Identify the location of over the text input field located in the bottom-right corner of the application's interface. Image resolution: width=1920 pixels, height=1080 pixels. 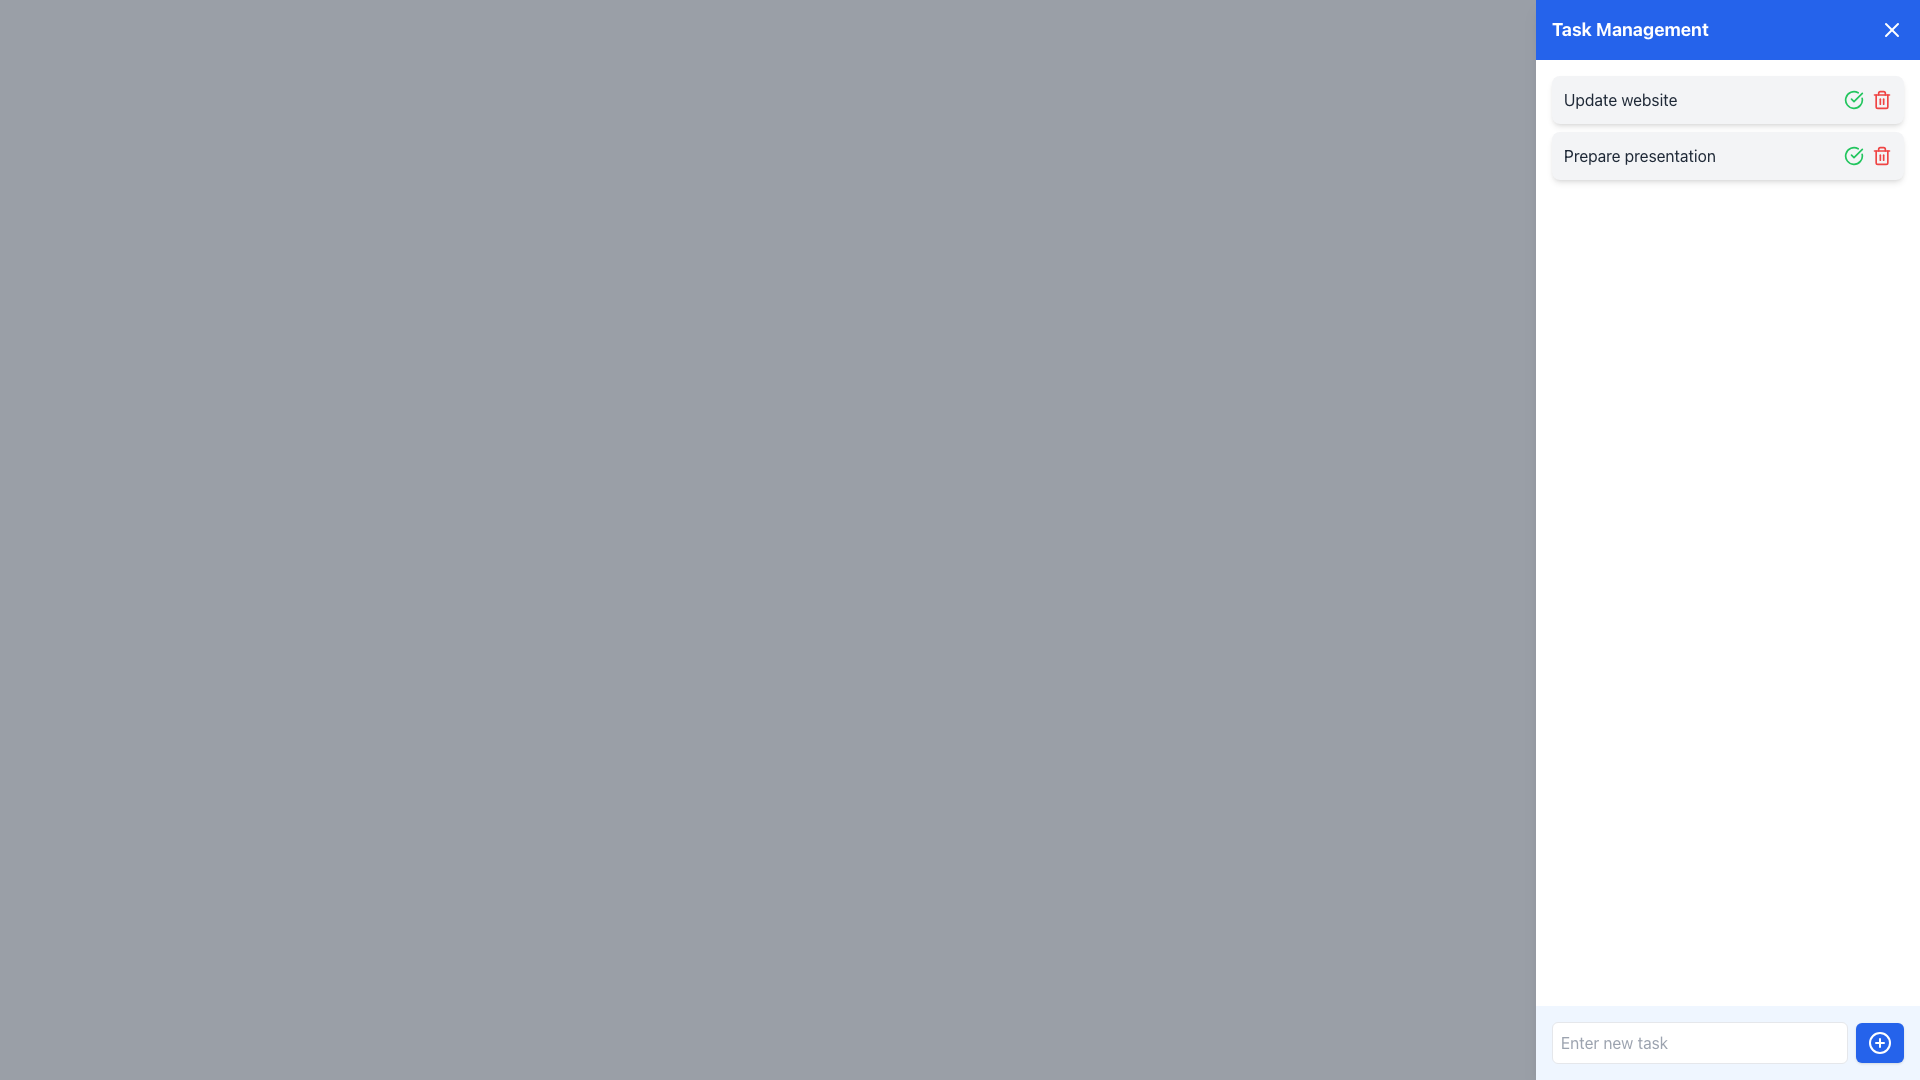
(1698, 1041).